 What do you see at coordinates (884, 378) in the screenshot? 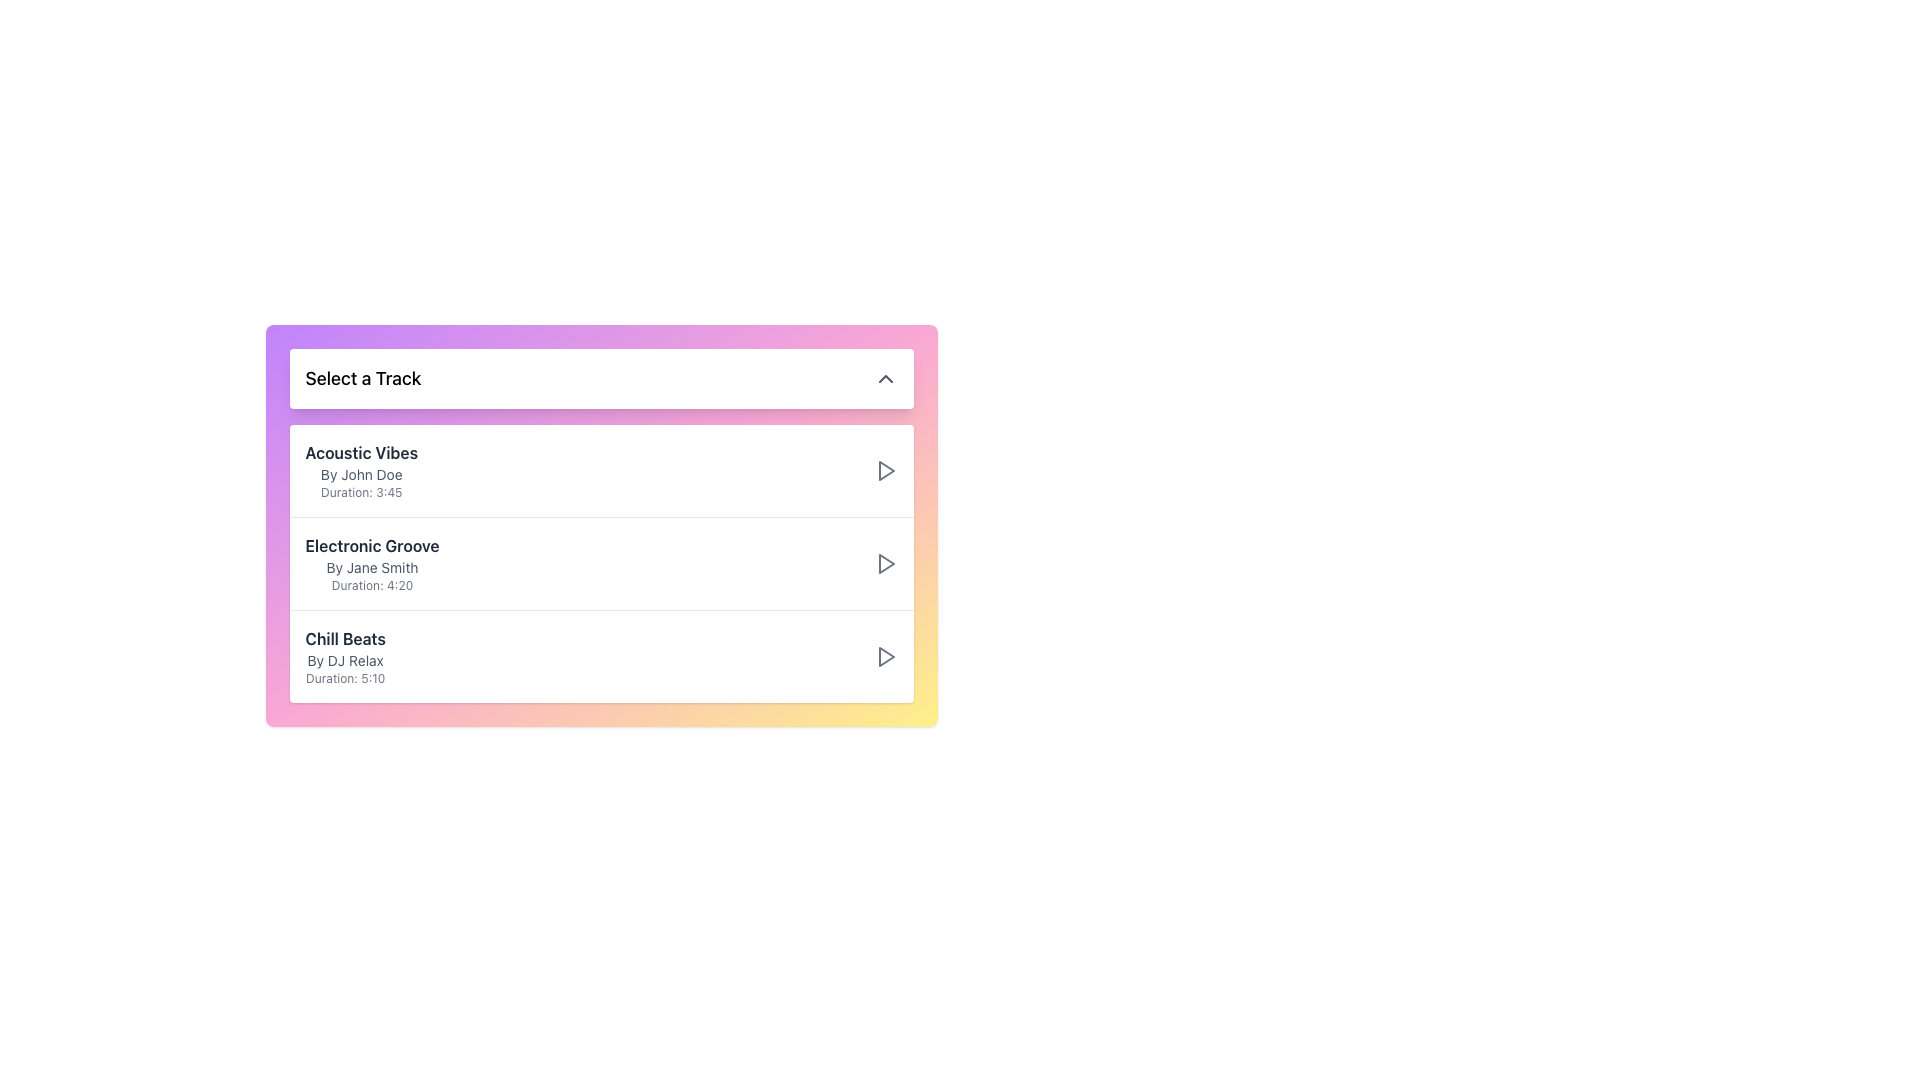
I see `the upward-pointing chevron icon located in the top-right corner of the header section of the white rectangular panel` at bounding box center [884, 378].